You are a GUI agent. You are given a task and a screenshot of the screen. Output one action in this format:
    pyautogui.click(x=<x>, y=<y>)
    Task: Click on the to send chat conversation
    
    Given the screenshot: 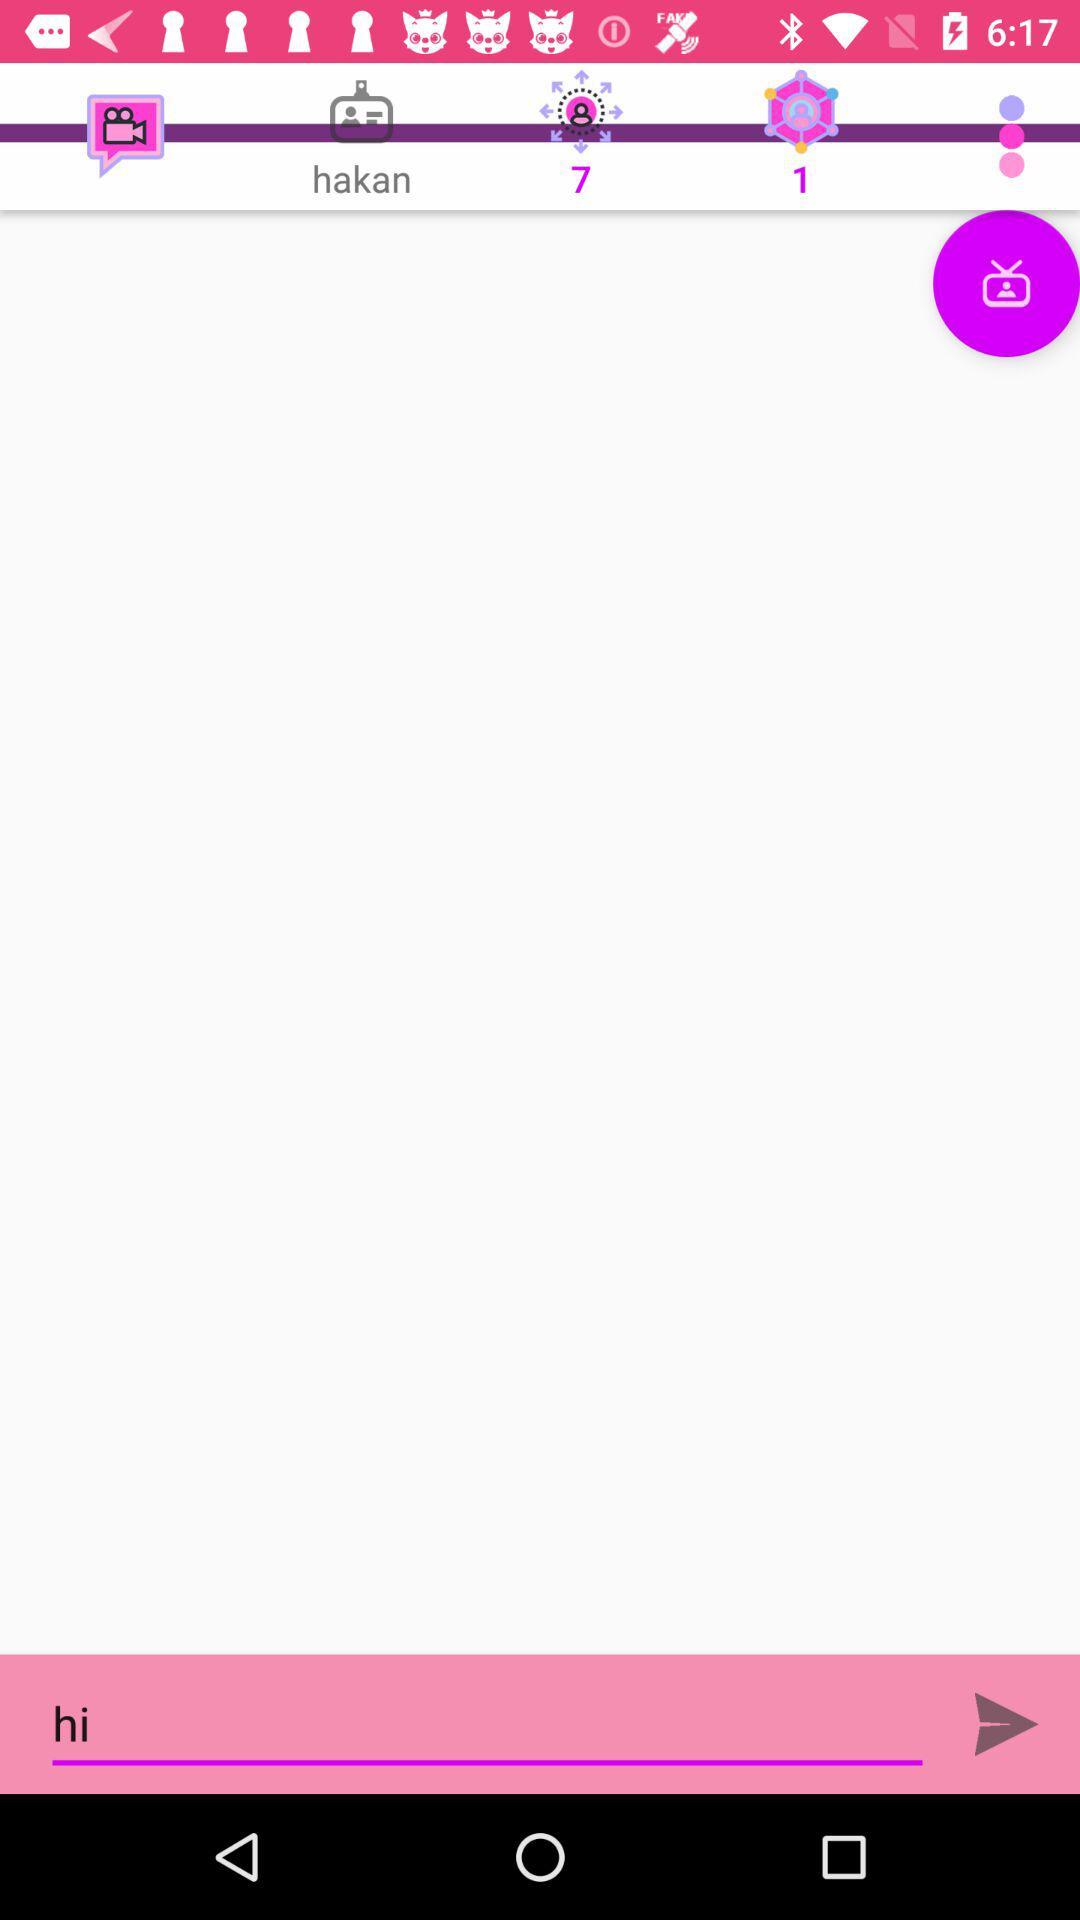 What is the action you would take?
    pyautogui.click(x=1006, y=1723)
    